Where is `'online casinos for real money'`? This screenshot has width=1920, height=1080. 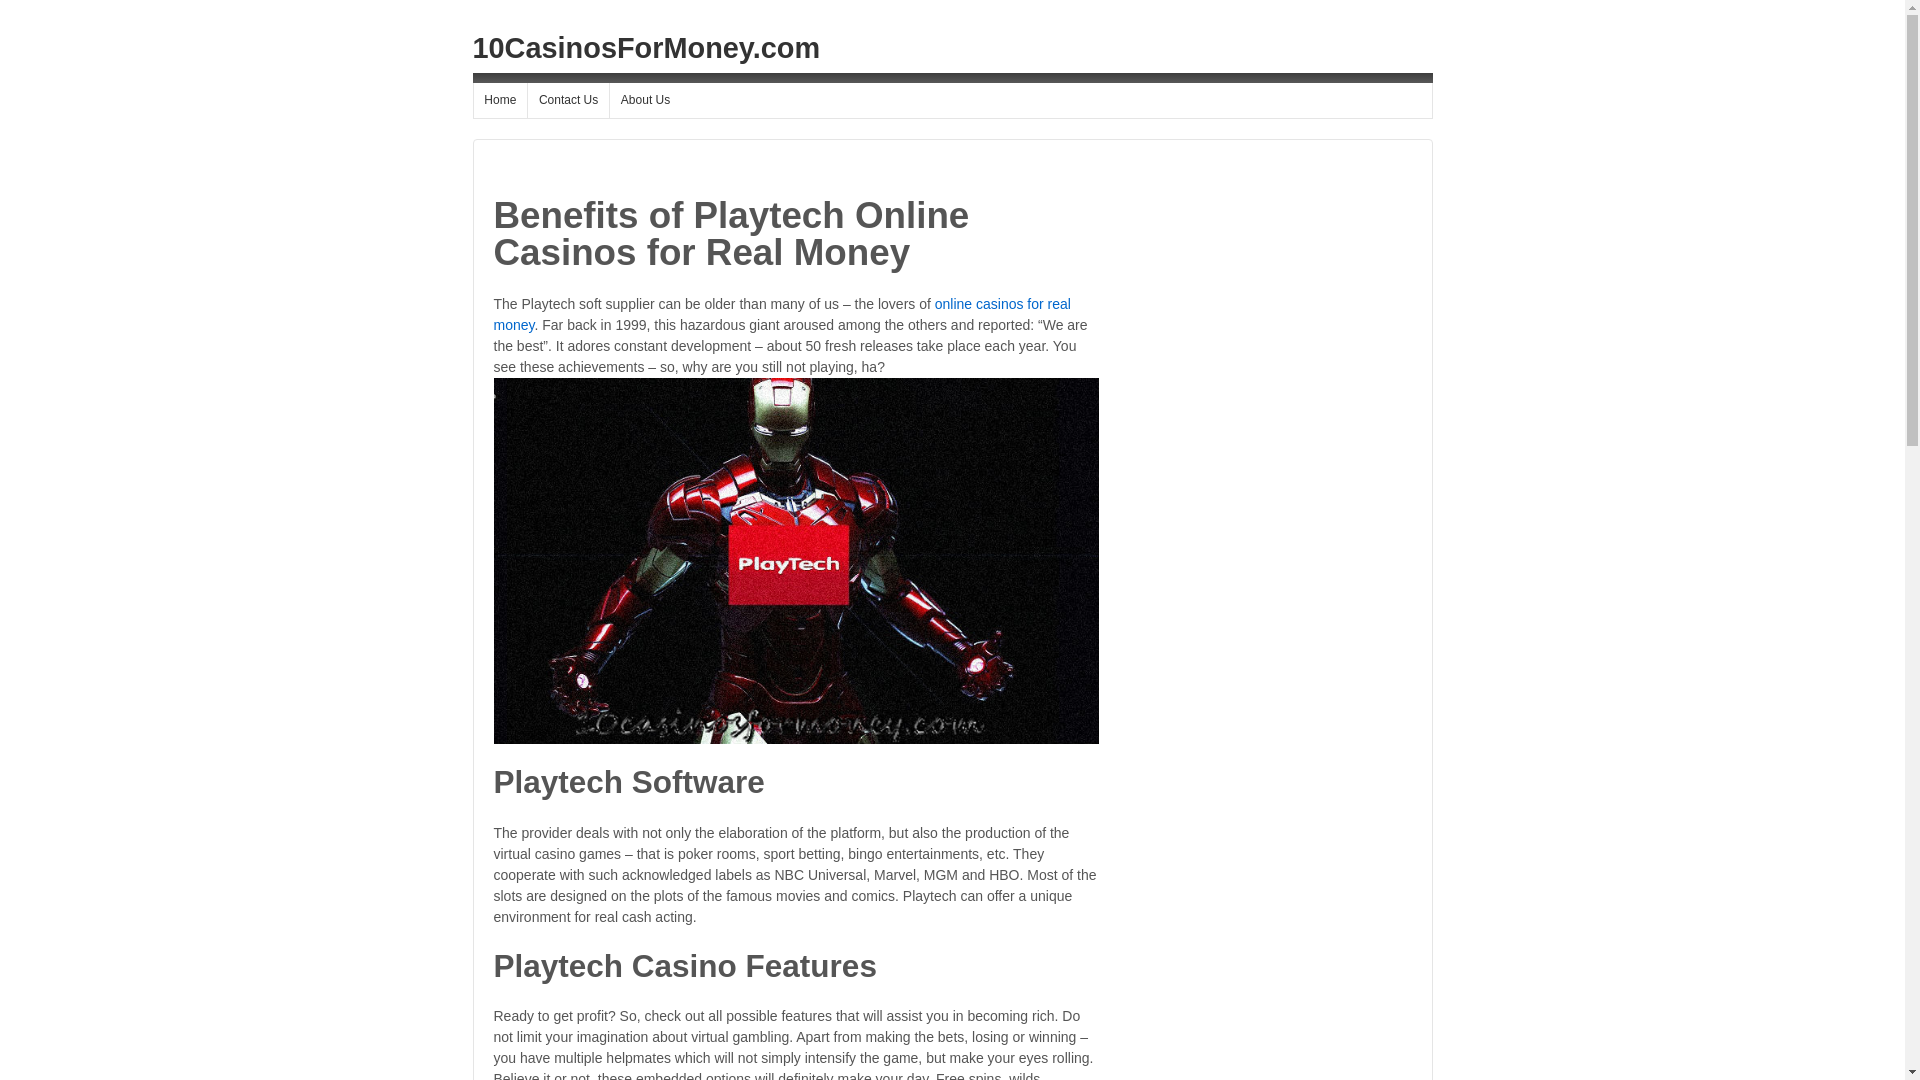 'online casinos for real money' is located at coordinates (781, 314).